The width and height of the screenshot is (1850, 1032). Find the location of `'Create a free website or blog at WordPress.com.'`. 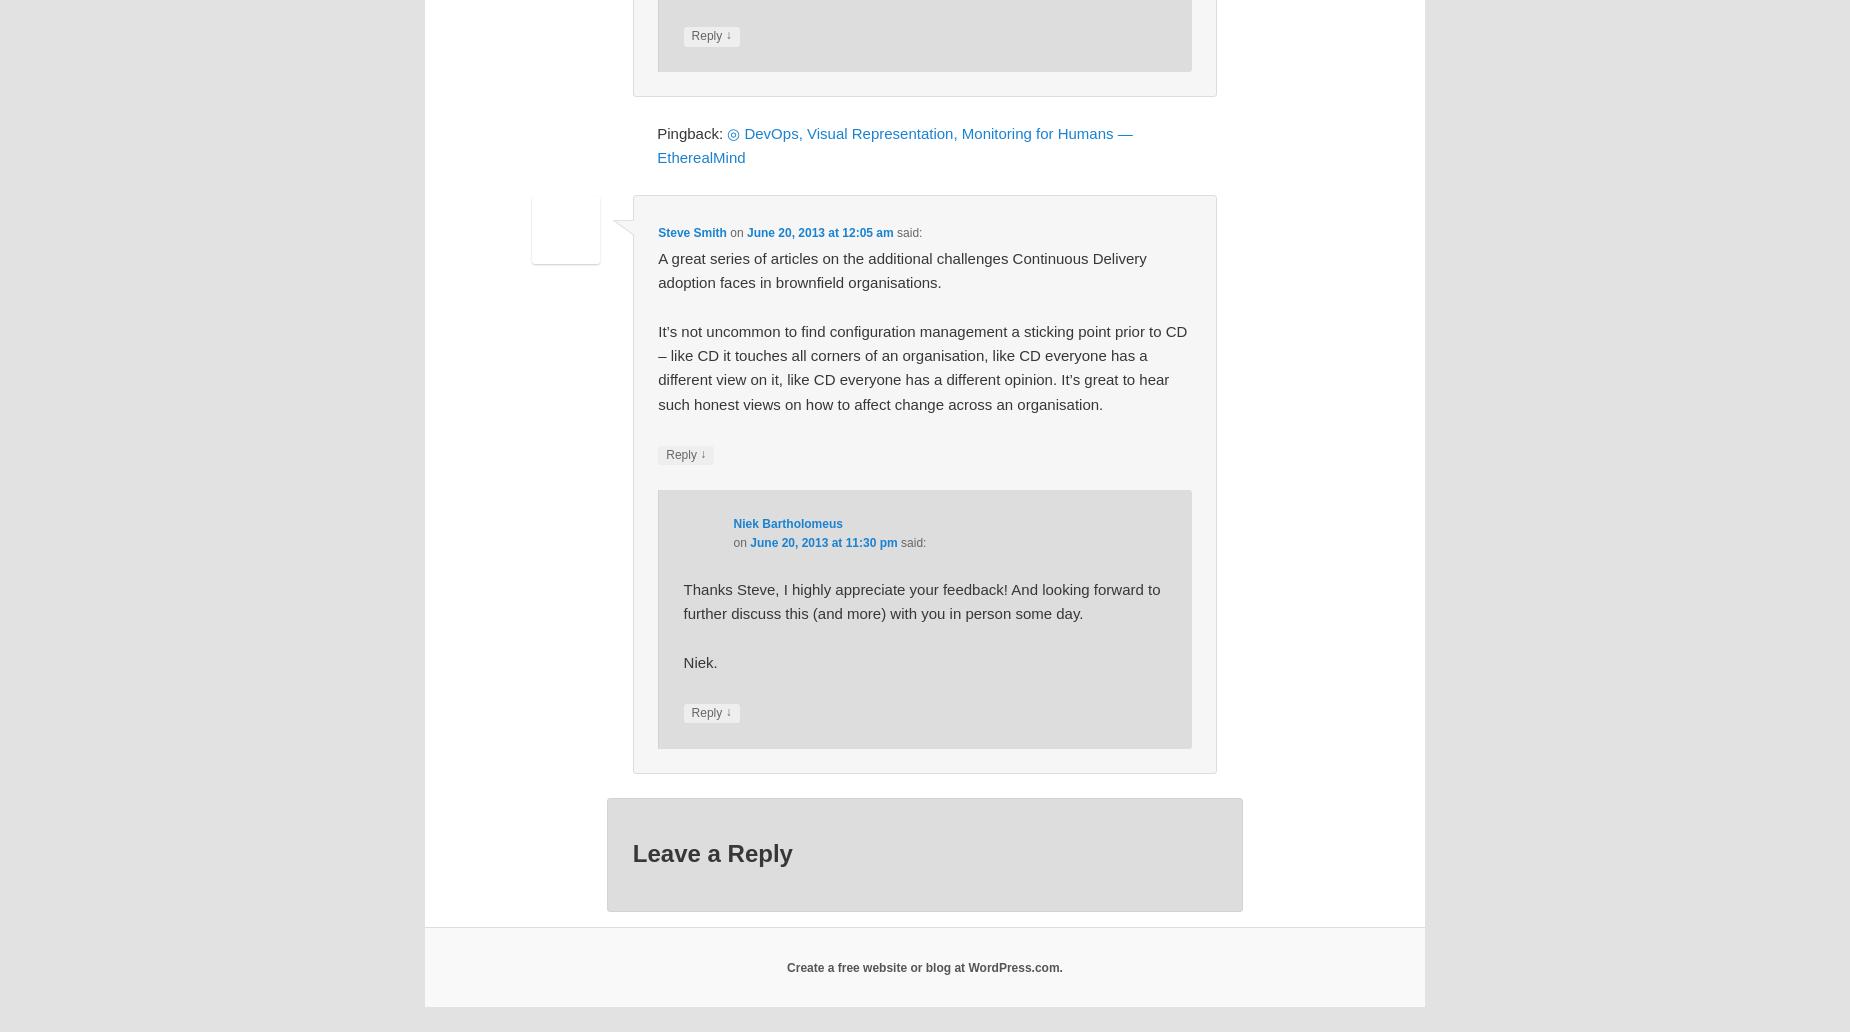

'Create a free website or blog at WordPress.com.' is located at coordinates (924, 965).